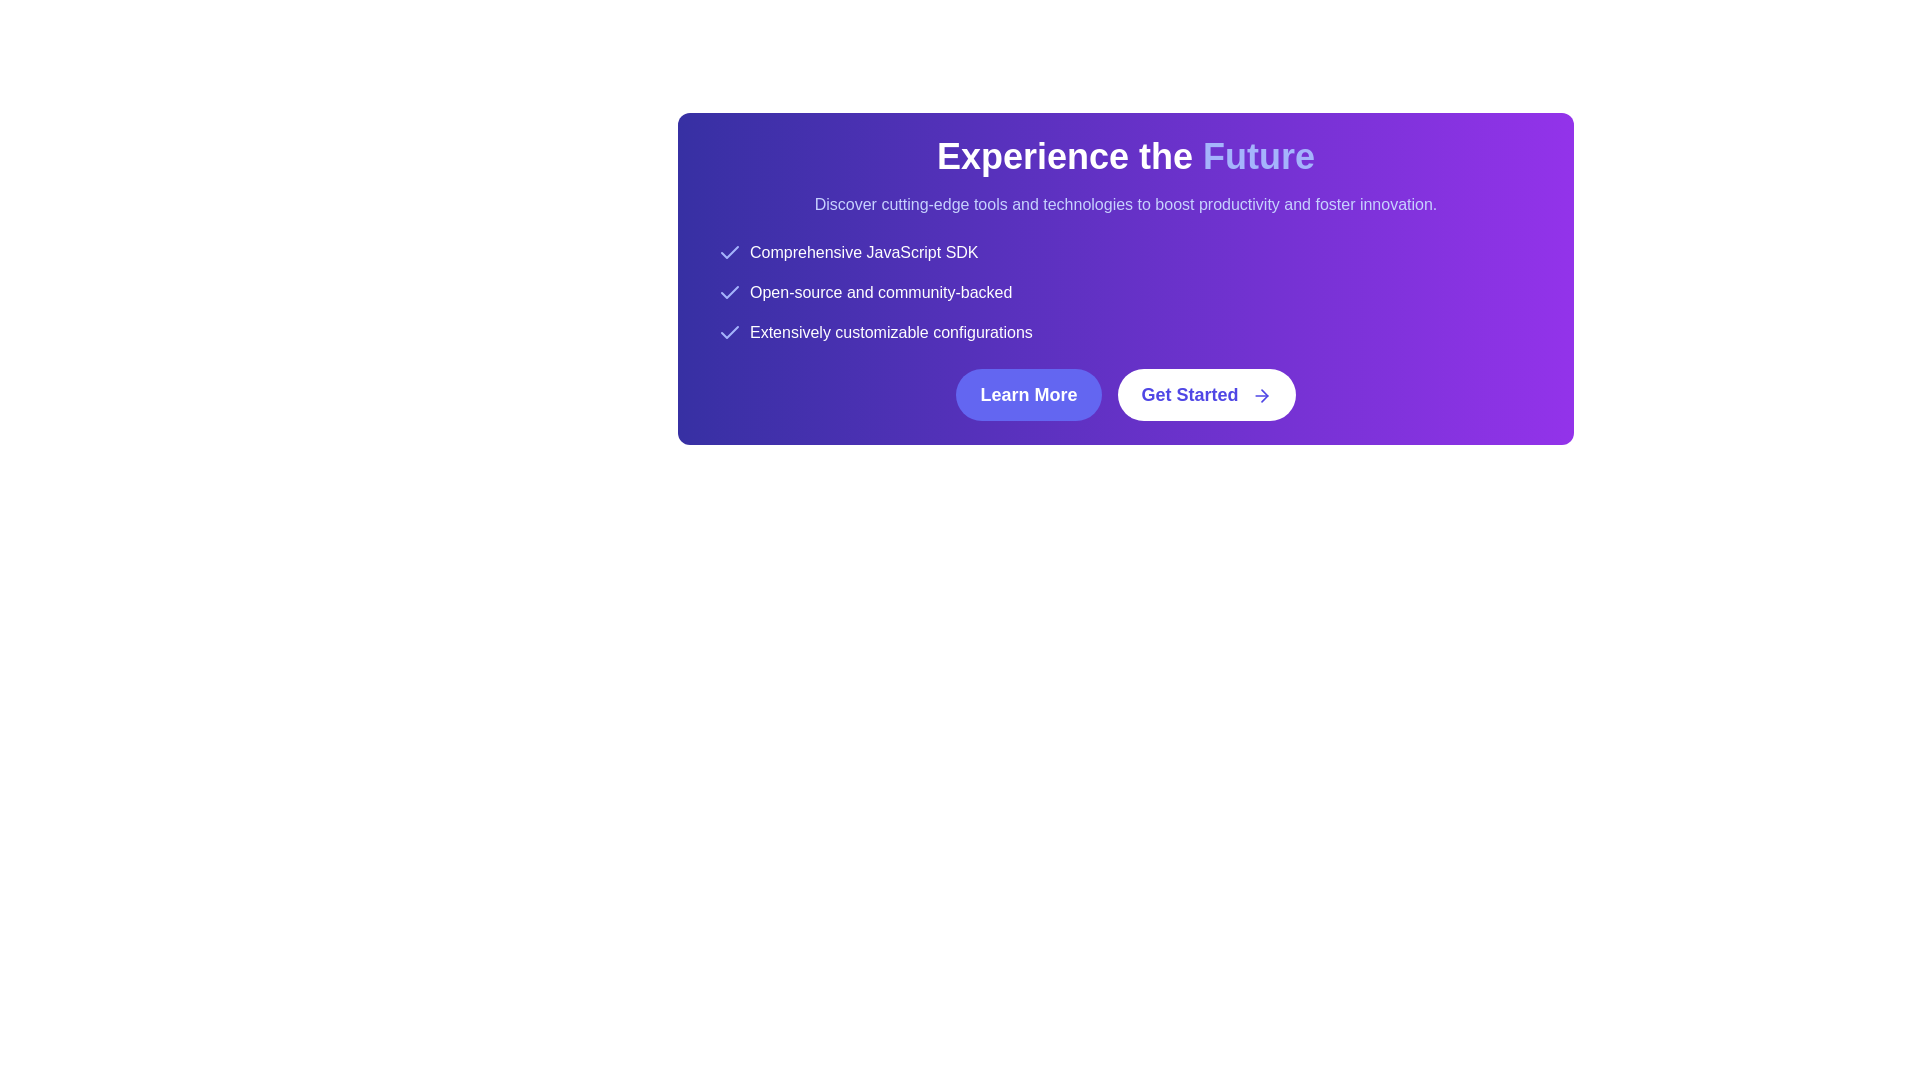  I want to click on the rightward arrow icon located at the end of the 'Get Started' button, which is part of a horizontal call-to-action interface, so click(1260, 396).